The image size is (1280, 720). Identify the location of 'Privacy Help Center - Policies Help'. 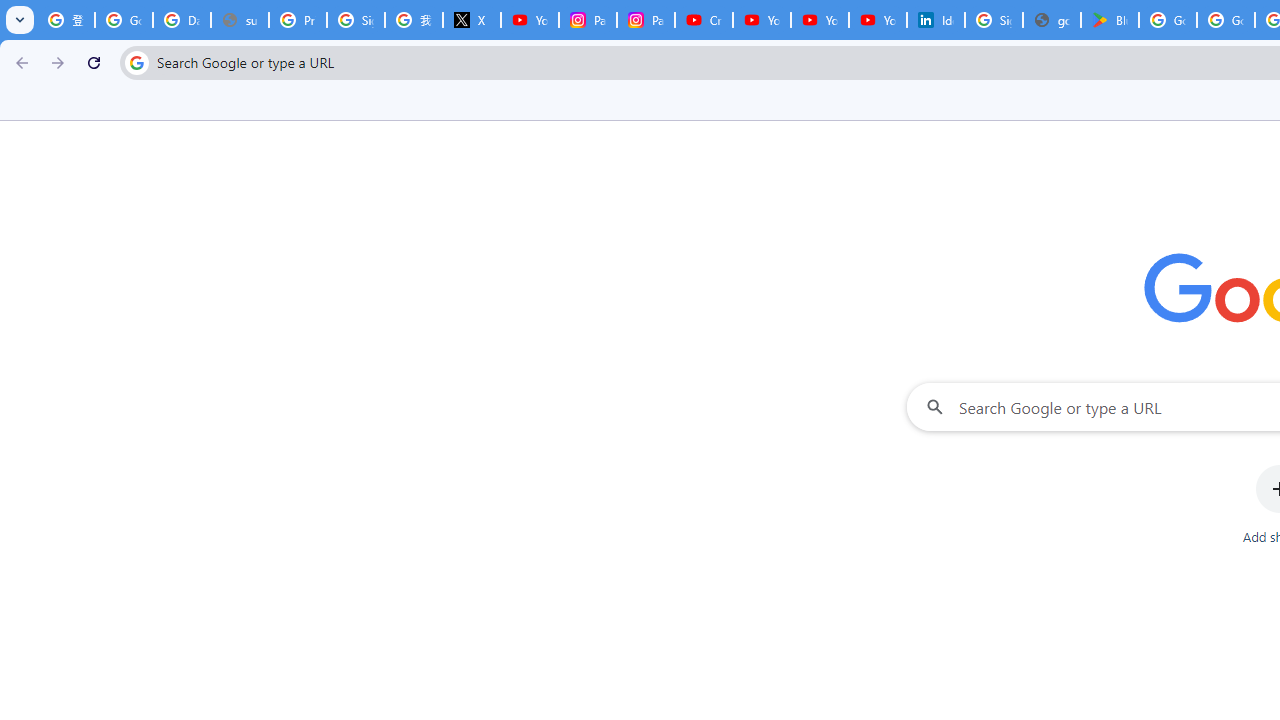
(296, 20).